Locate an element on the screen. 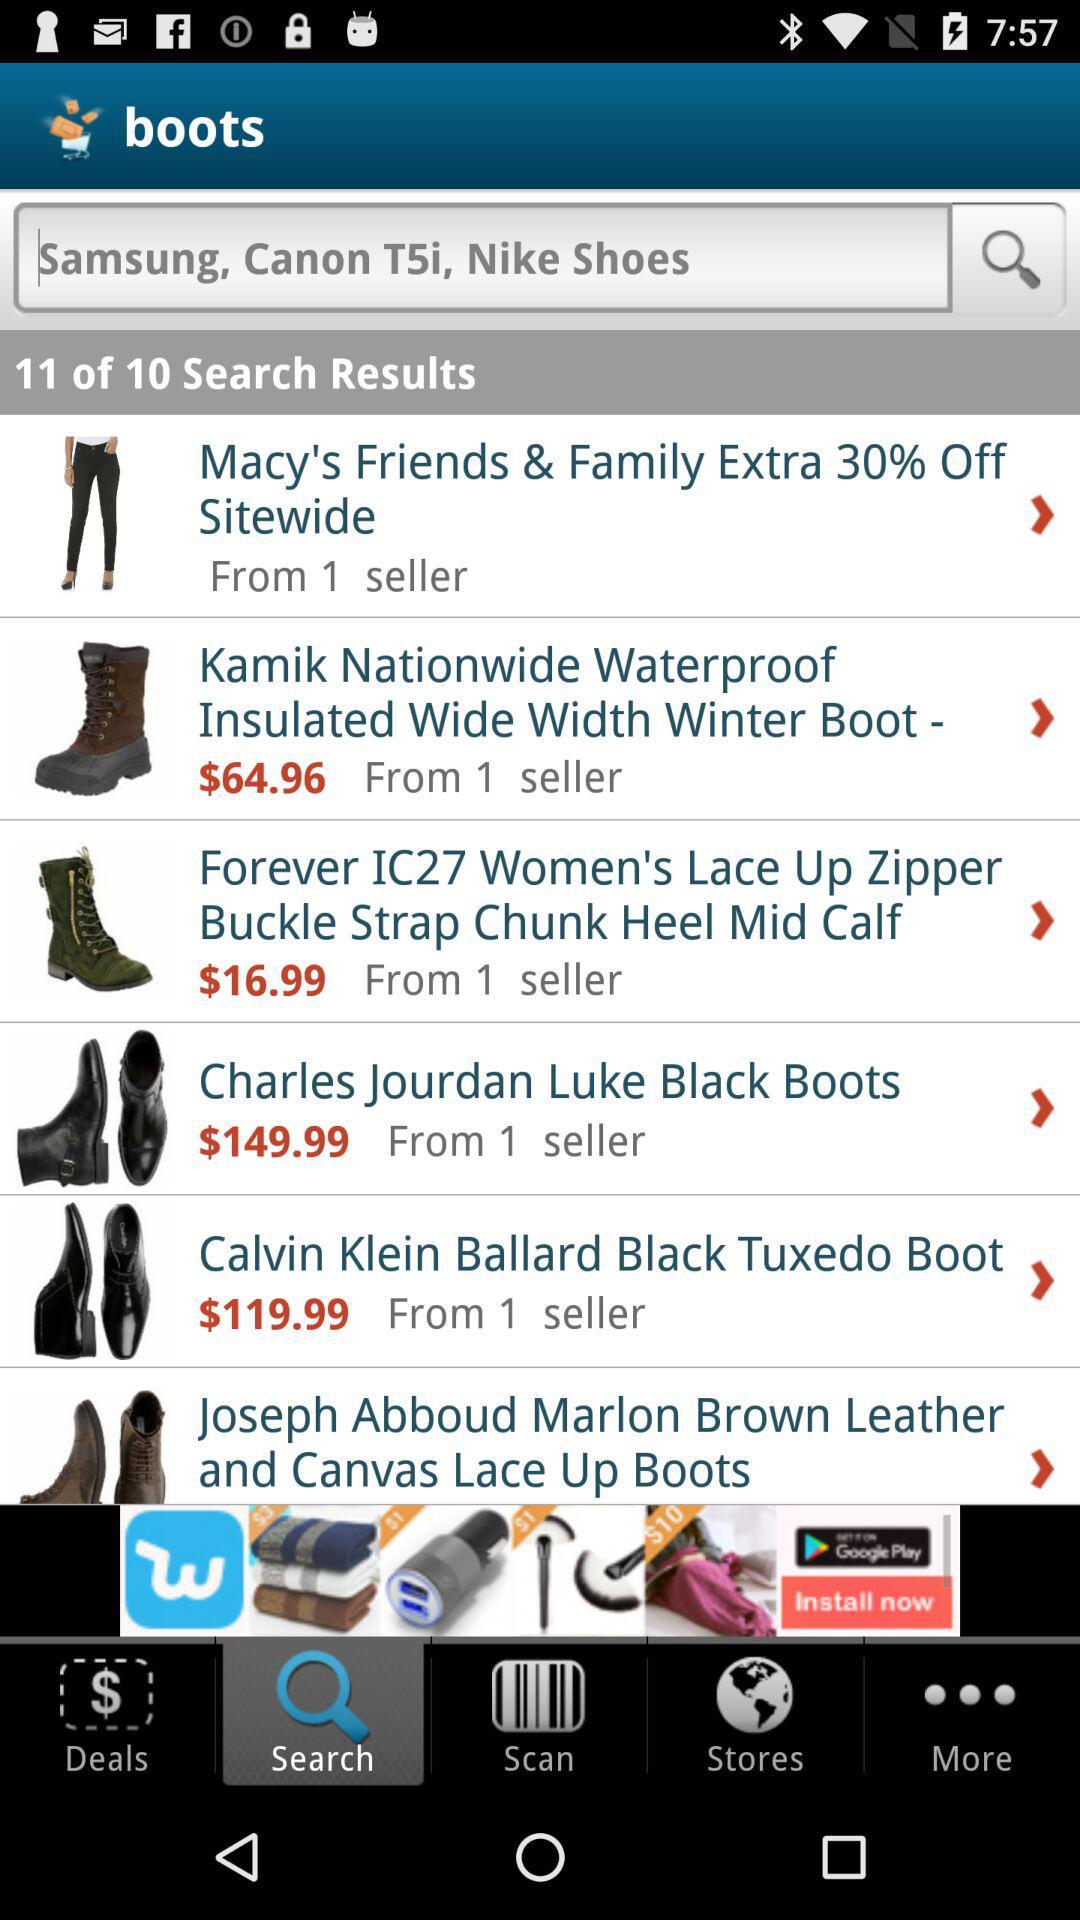 The image size is (1080, 1920). the stores icon is located at coordinates (755, 1696).